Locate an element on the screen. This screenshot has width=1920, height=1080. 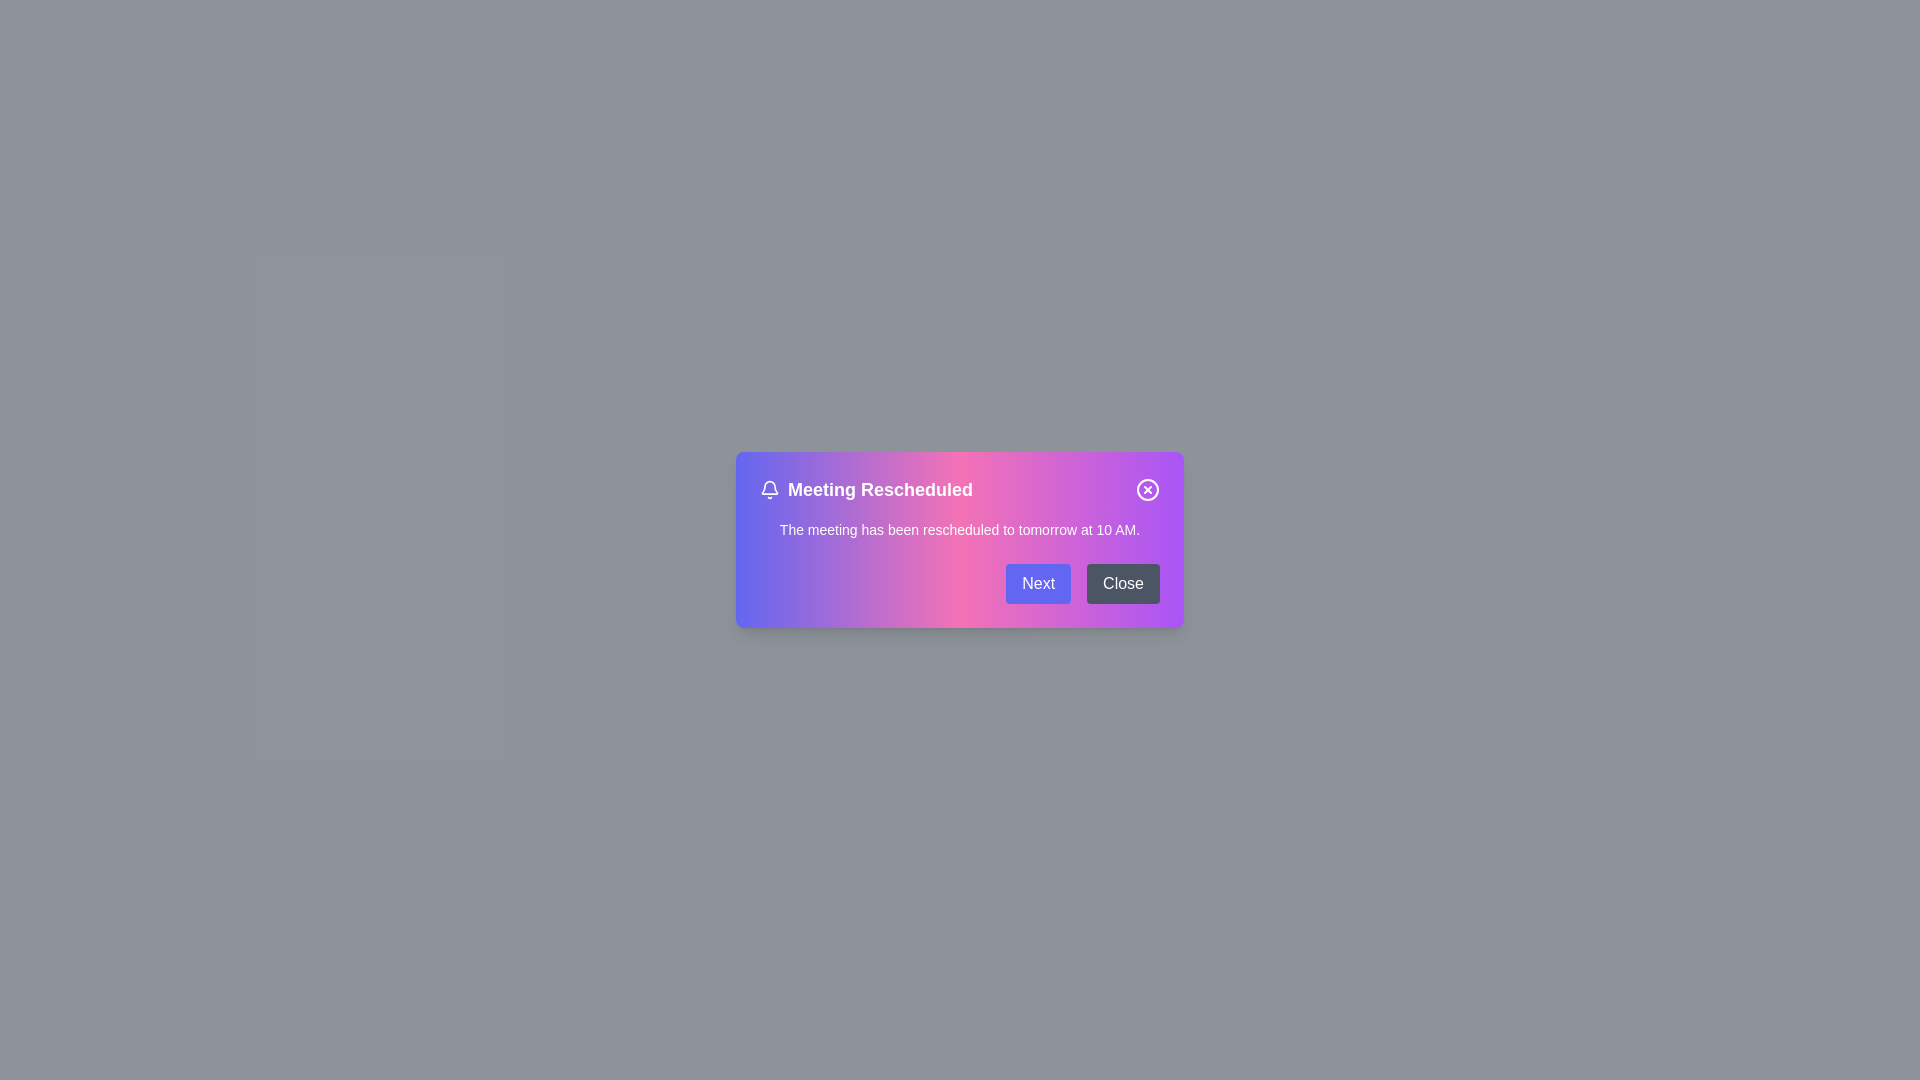
the 'Next' button to navigate to the next notification is located at coordinates (1037, 583).